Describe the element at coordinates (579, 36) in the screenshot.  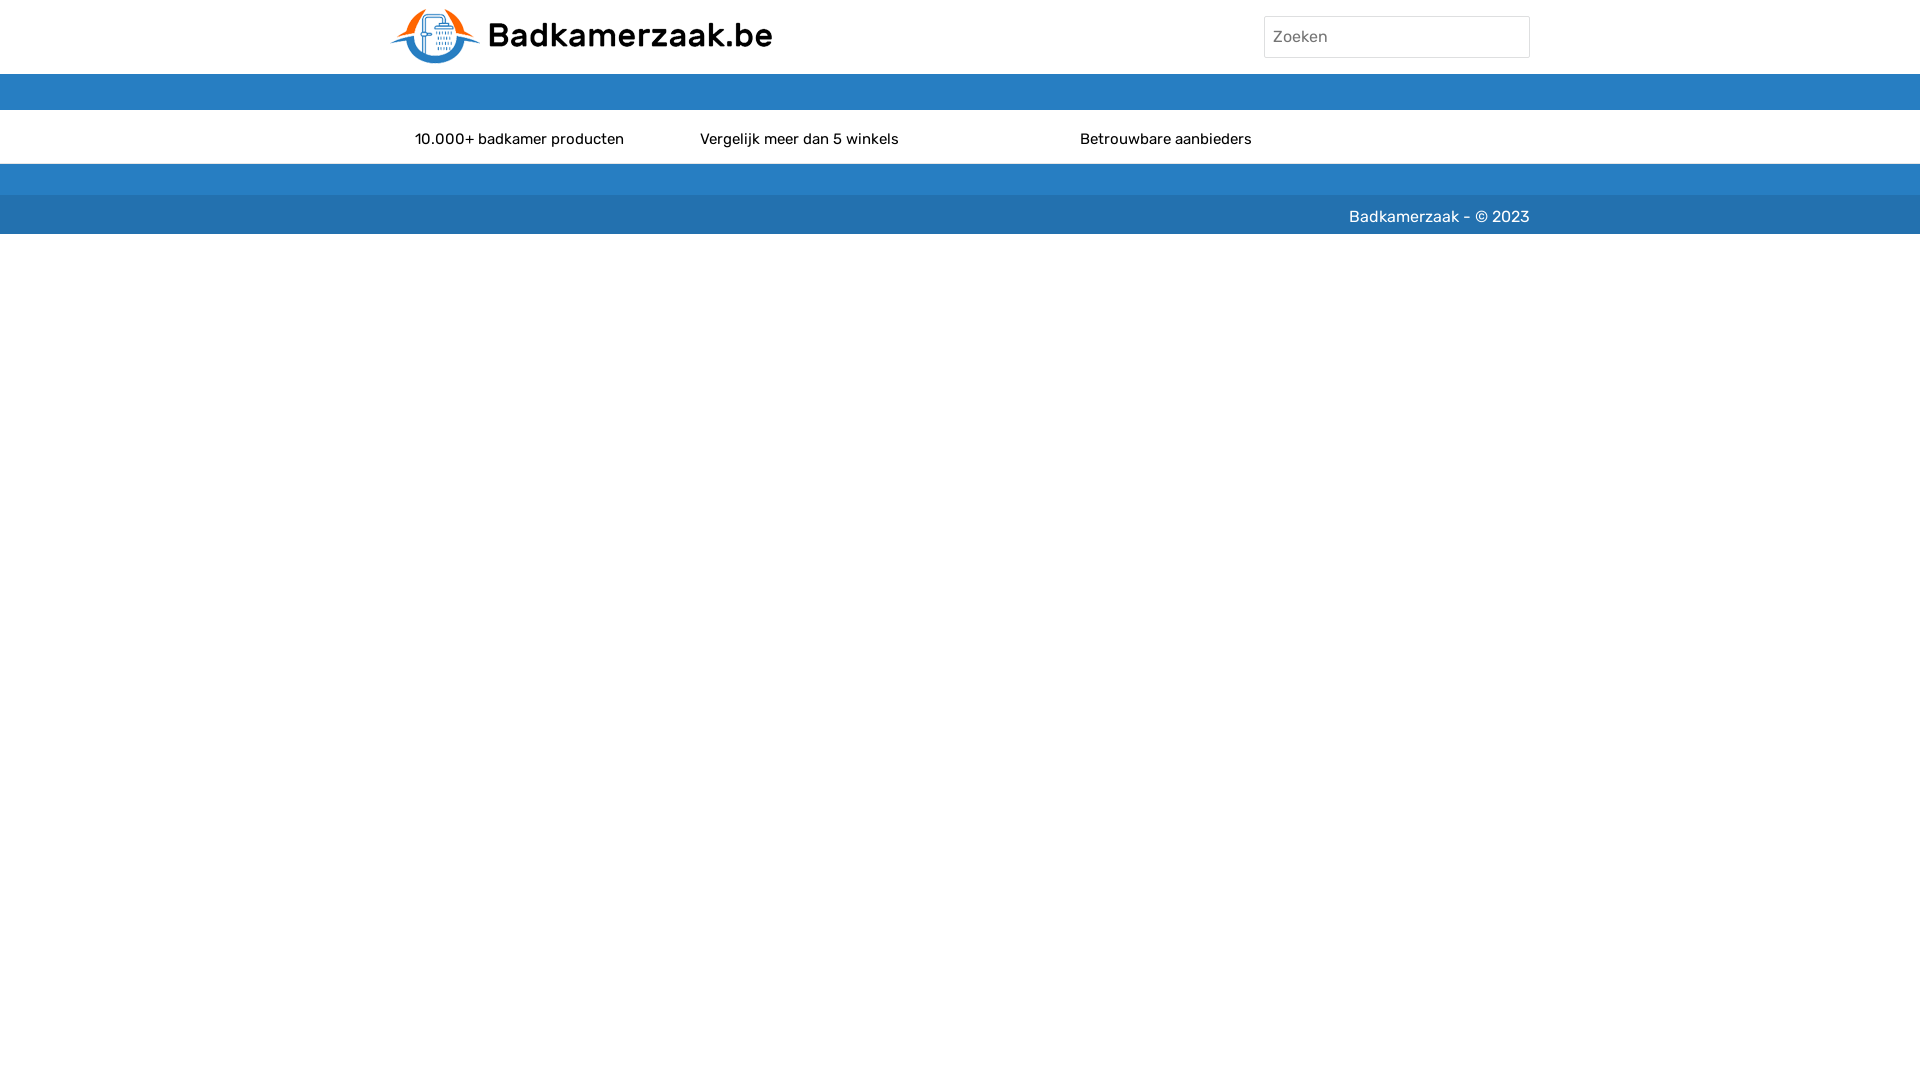
I see `'Badkamerzaak'` at that location.